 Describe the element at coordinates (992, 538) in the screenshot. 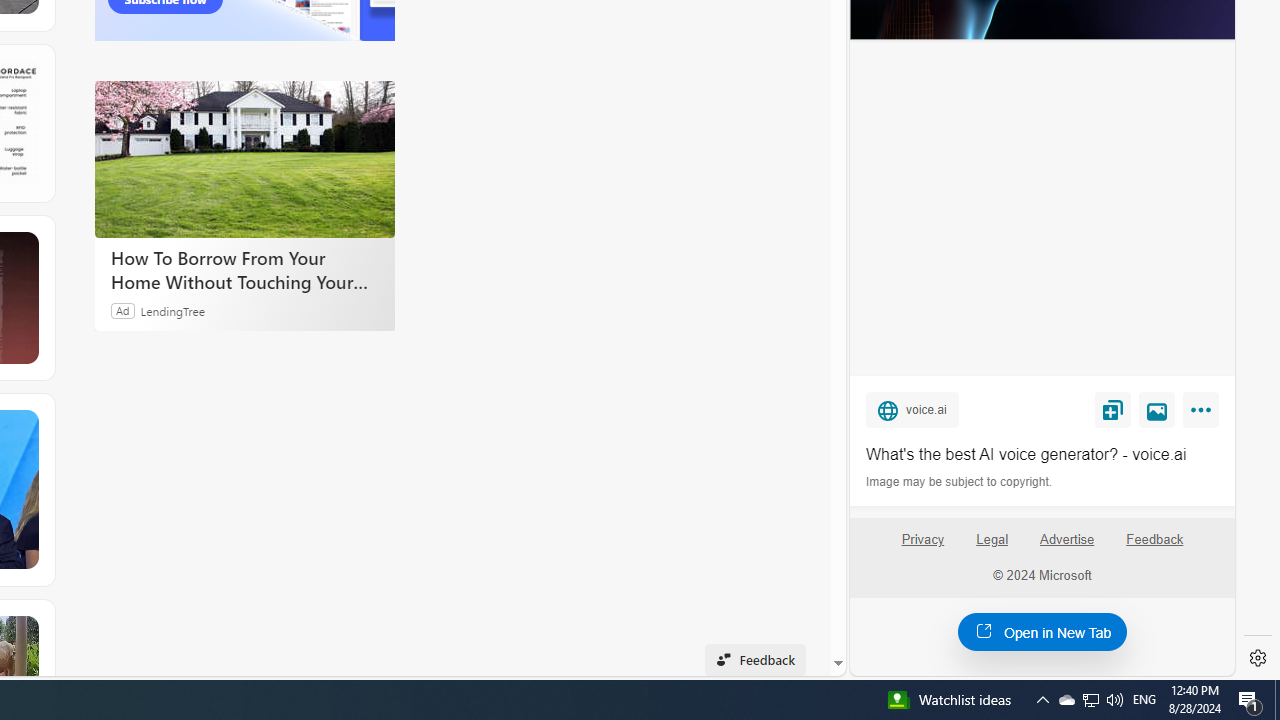

I see `'Legal'` at that location.